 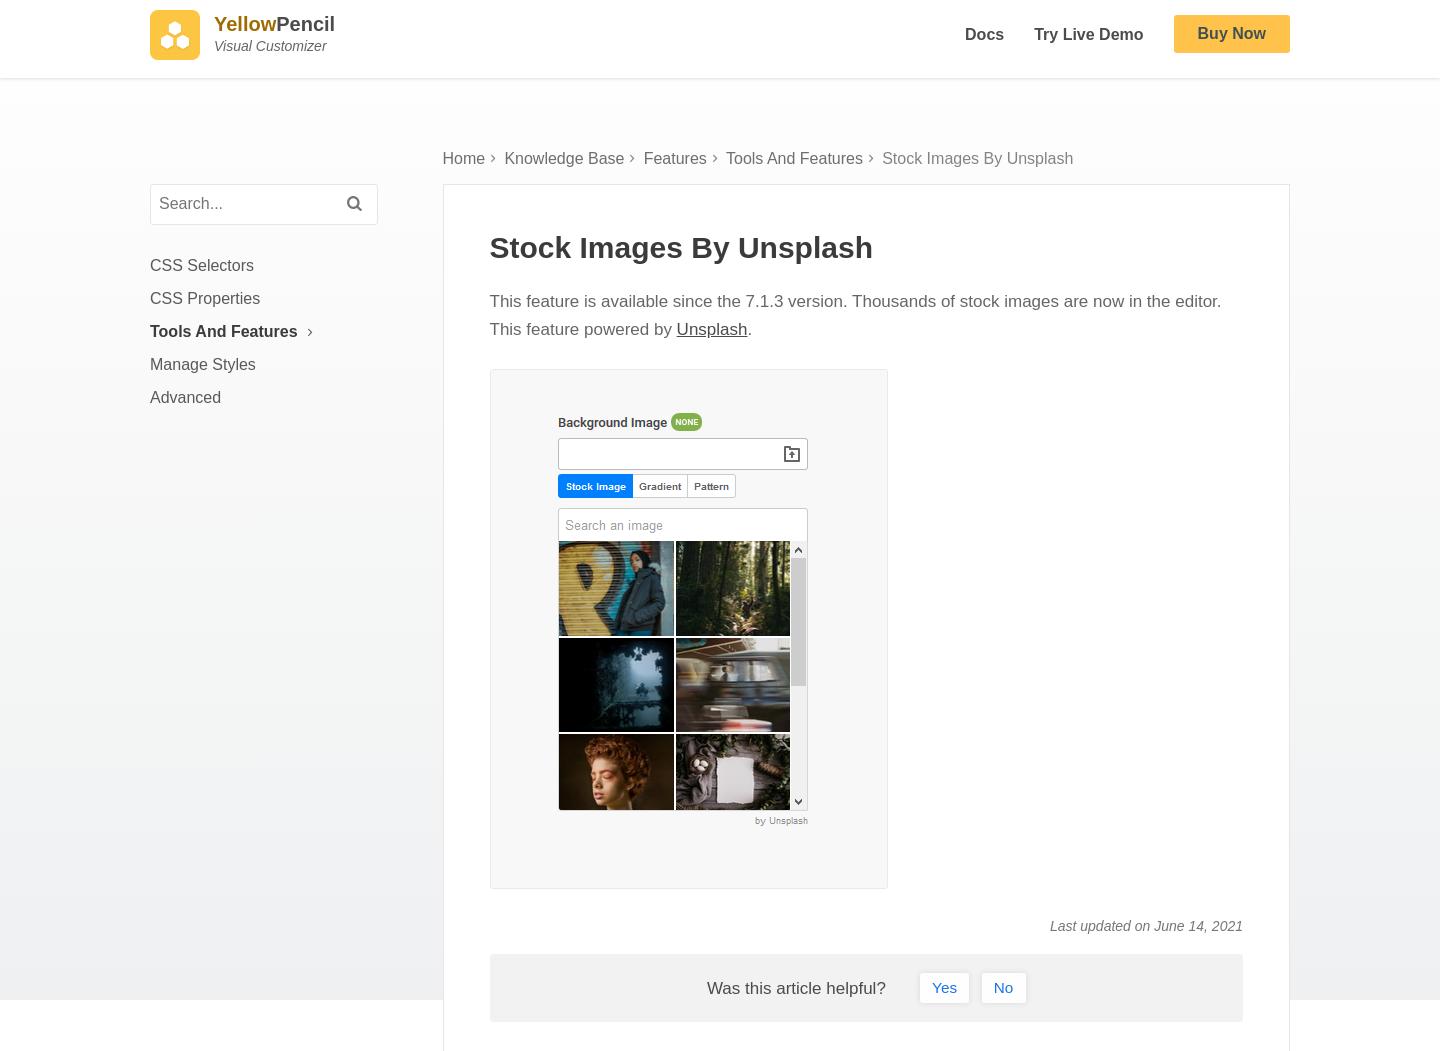 What do you see at coordinates (1034, 43) in the screenshot?
I see `'Try Live Demo'` at bounding box center [1034, 43].